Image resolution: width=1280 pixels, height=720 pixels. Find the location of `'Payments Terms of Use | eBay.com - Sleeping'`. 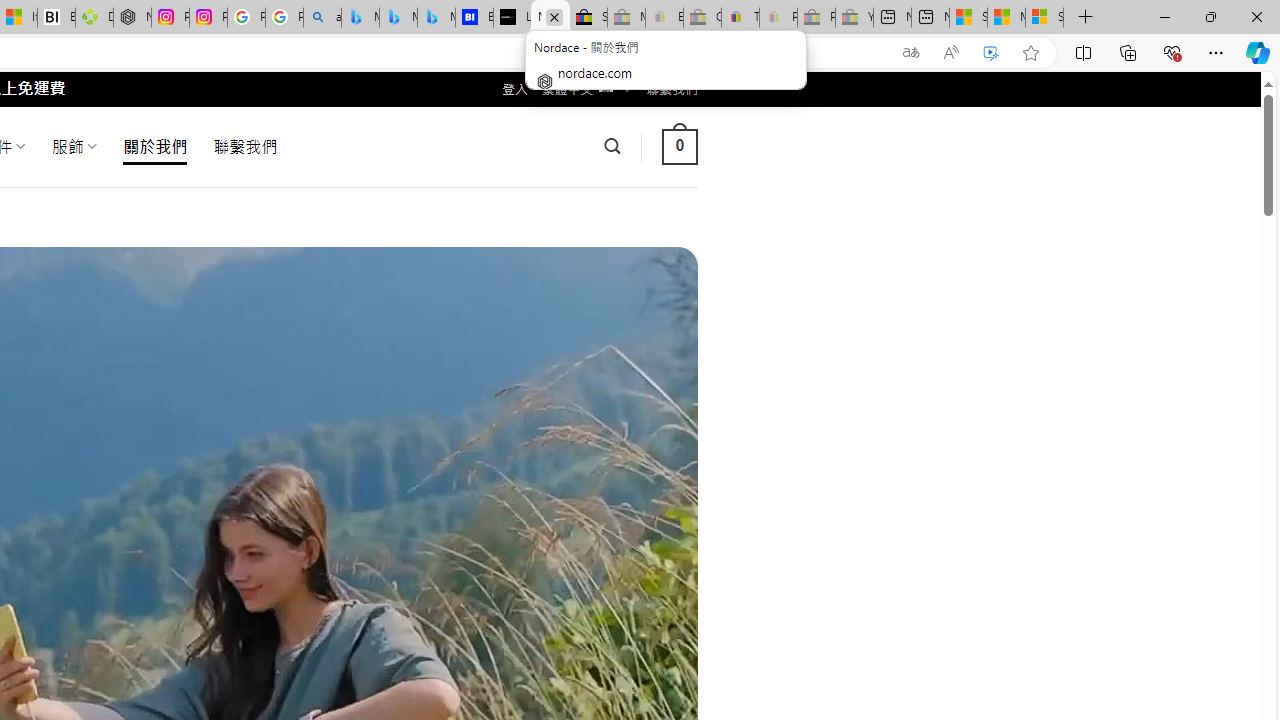

'Payments Terms of Use | eBay.com - Sleeping' is located at coordinates (777, 17).